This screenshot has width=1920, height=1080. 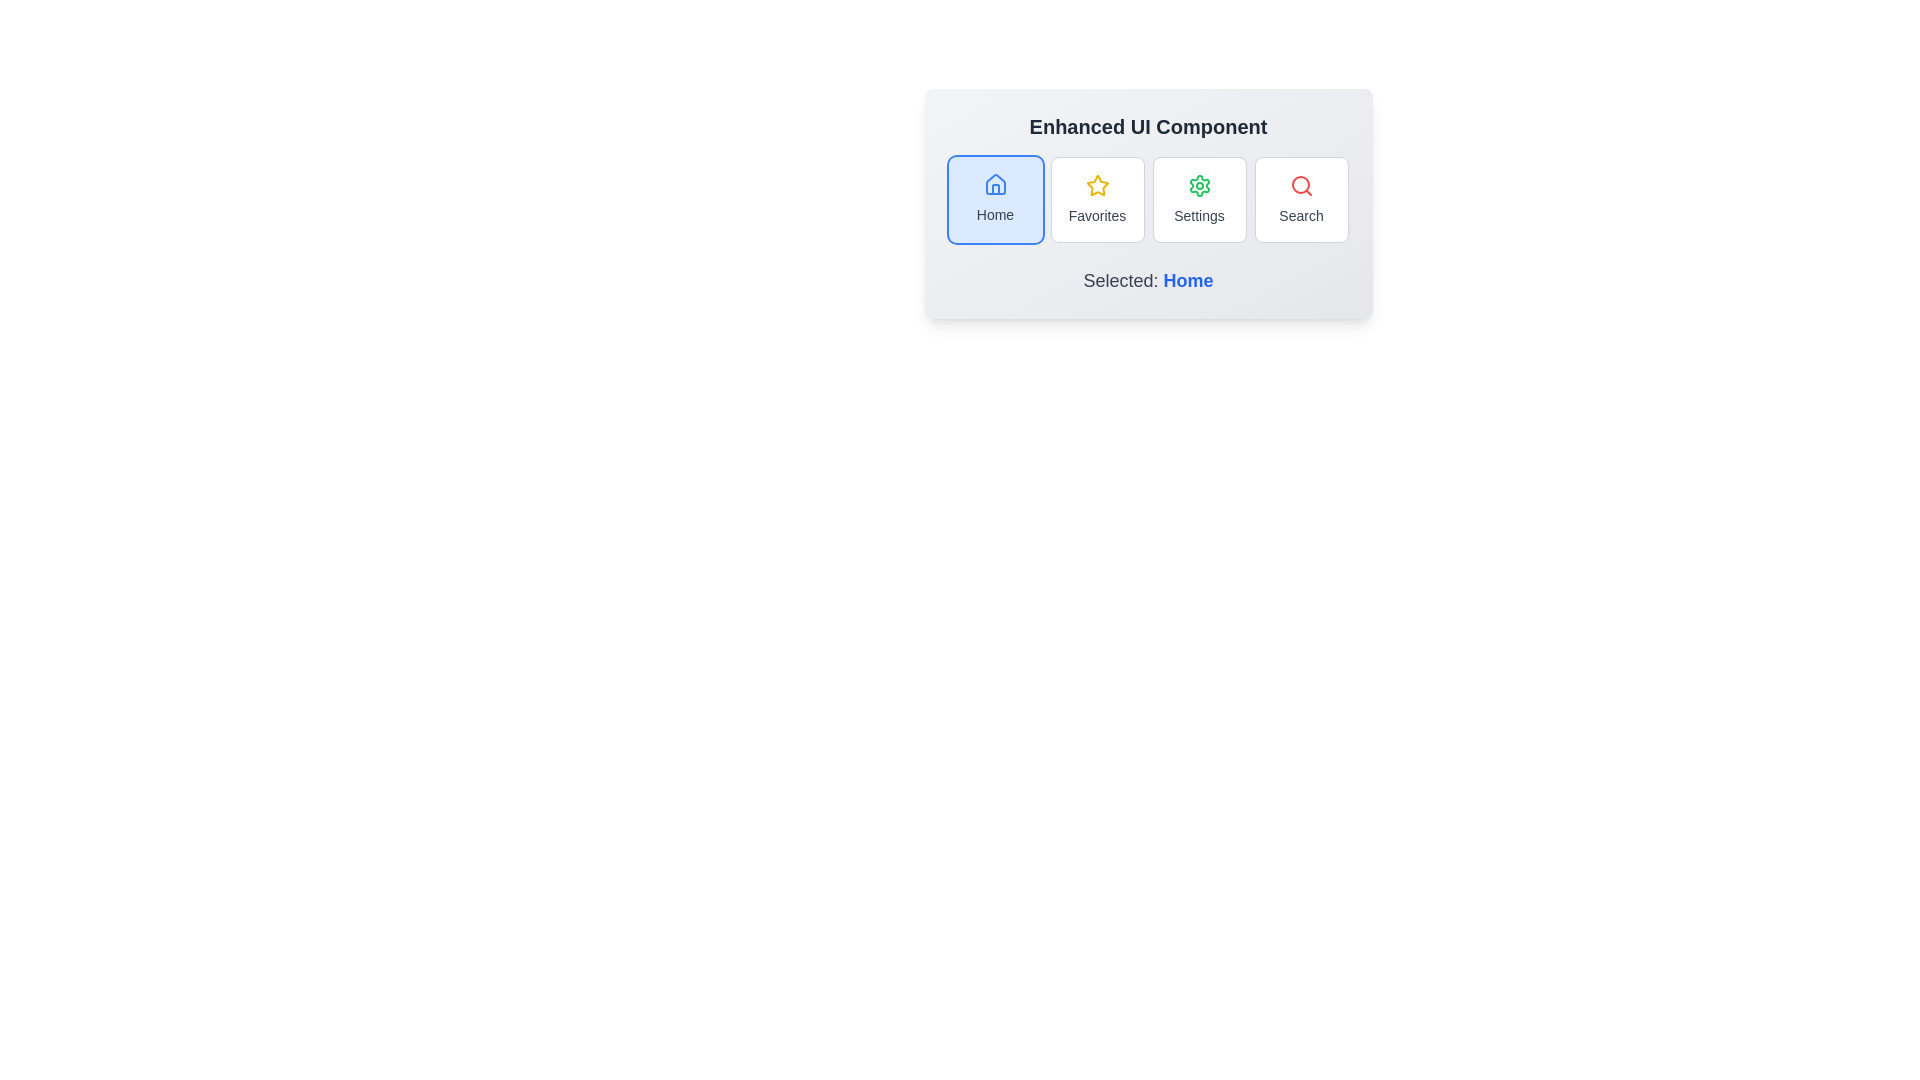 I want to click on text label displaying 'Home' in gray color located below the home icon in the horizontal navigation bar, so click(x=995, y=215).